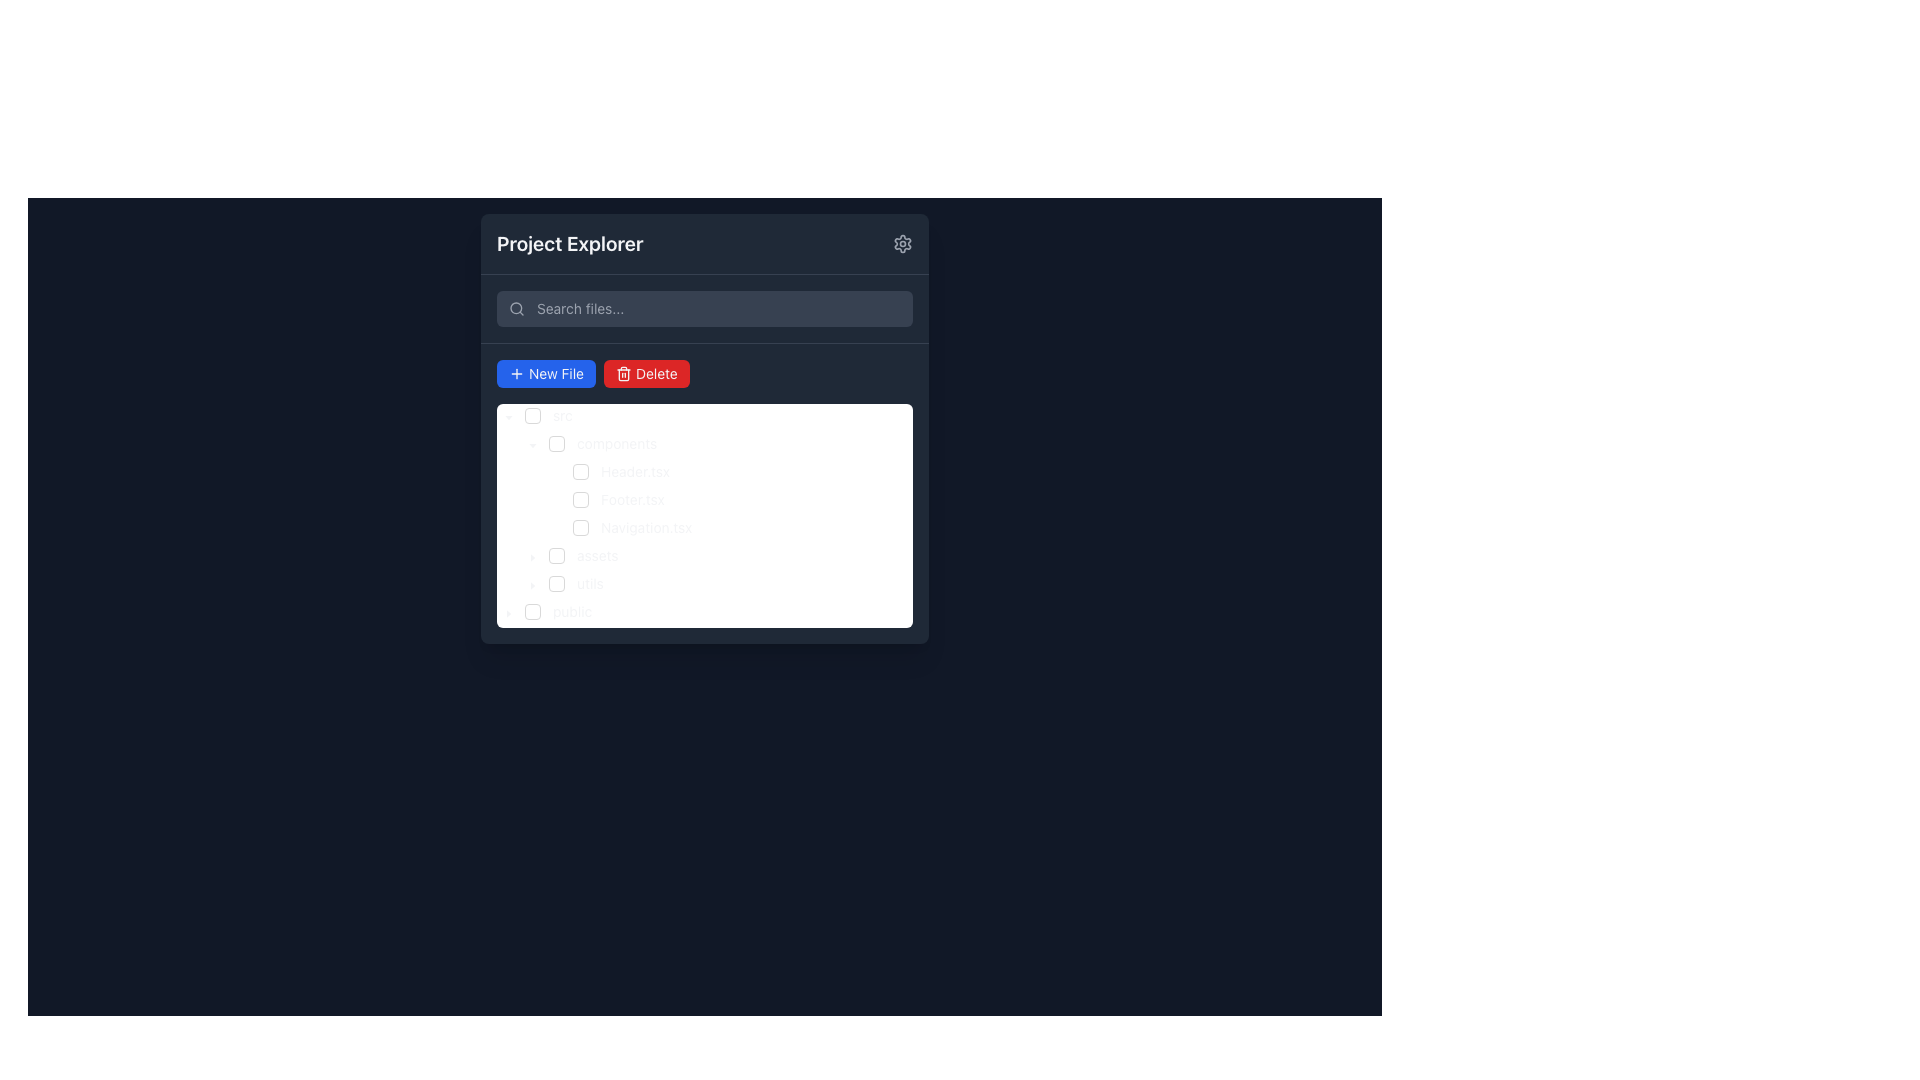  What do you see at coordinates (508, 555) in the screenshot?
I see `the indentation marker element located to the left of the 'assets' tree item, which visually denotes the hierarchy level` at bounding box center [508, 555].